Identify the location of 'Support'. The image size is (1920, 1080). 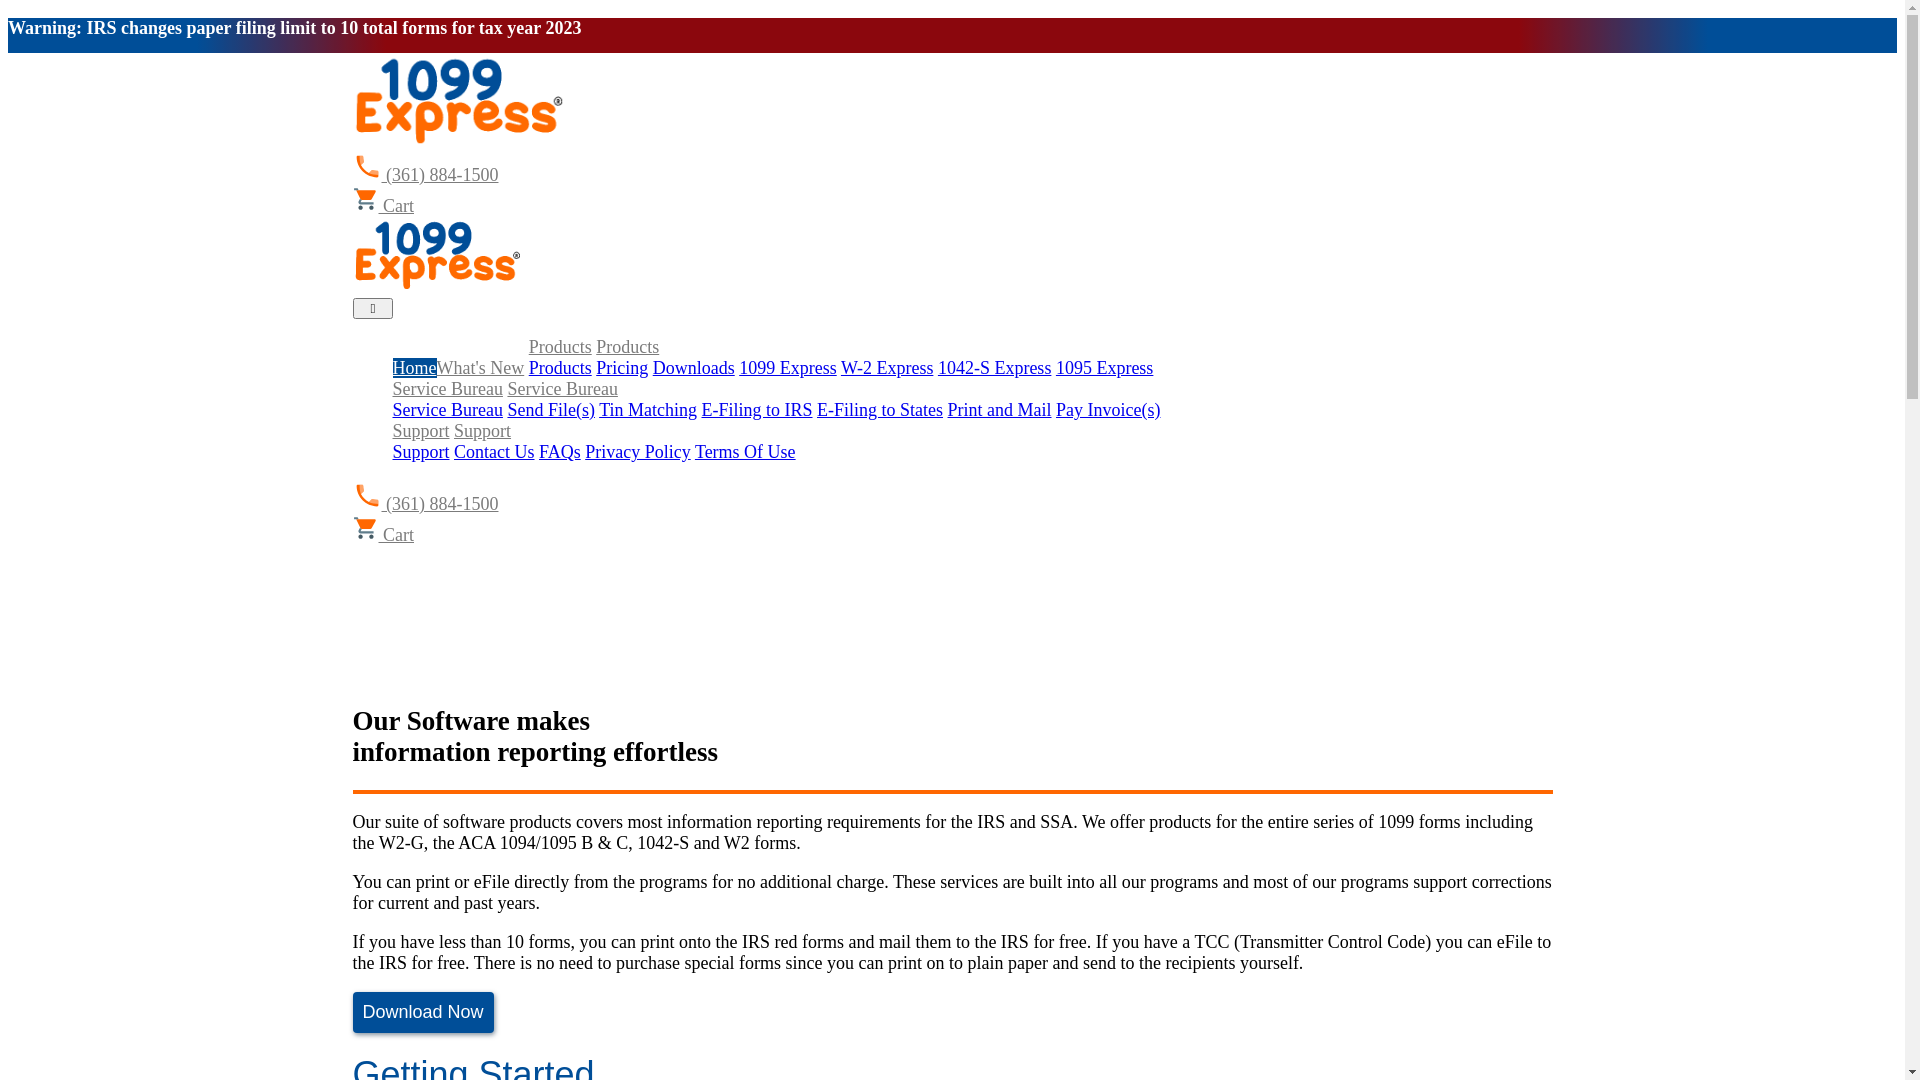
(419, 451).